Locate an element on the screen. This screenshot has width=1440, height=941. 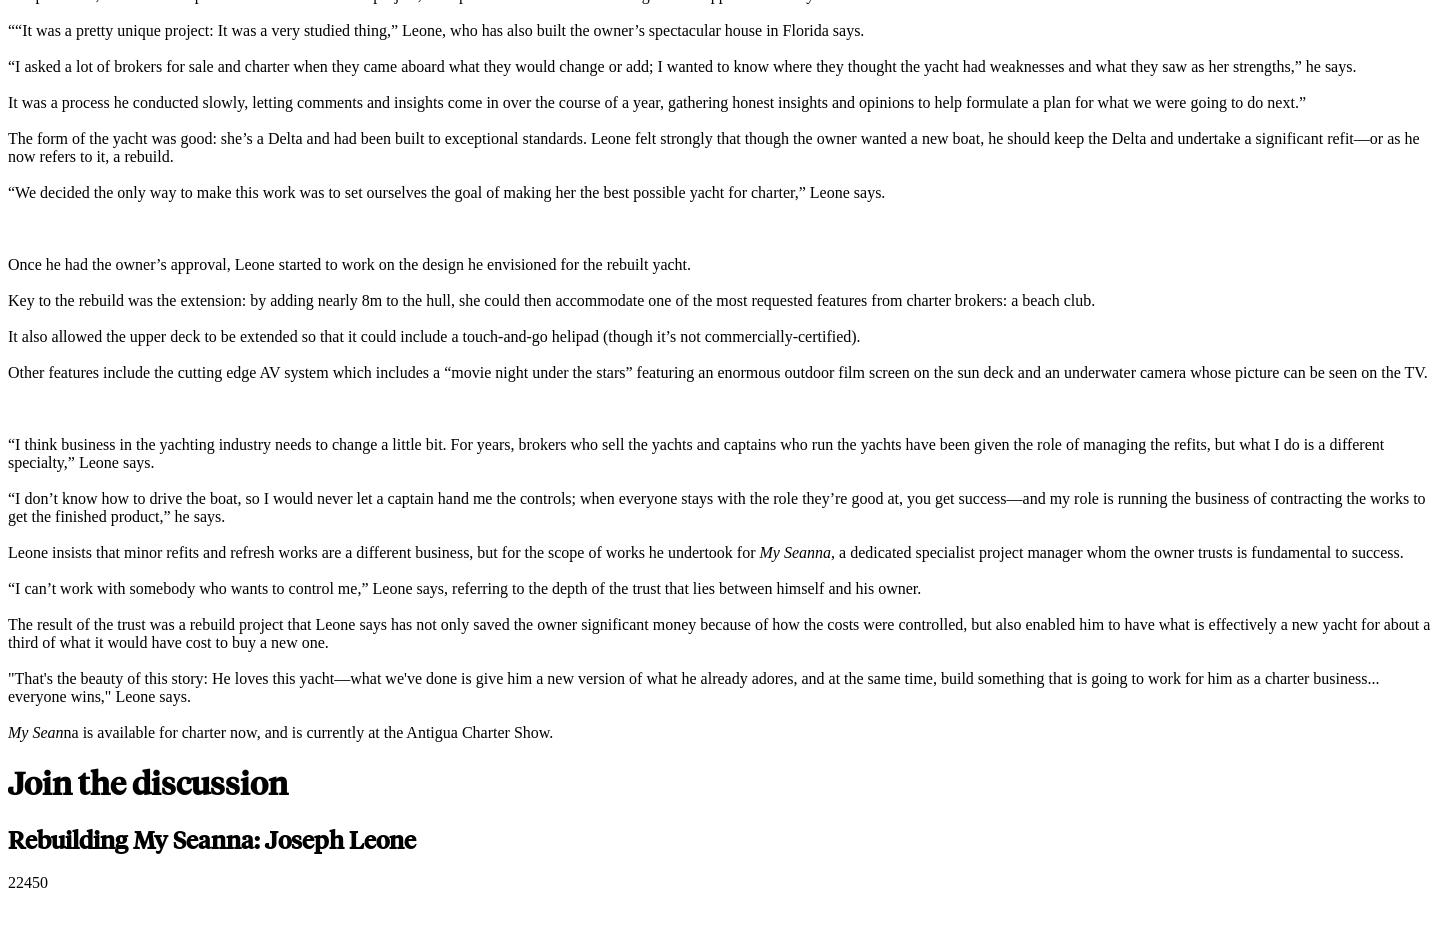
'The form of the yacht was good: she’s a Delta and had been built to exceptional standards. Leone felt strongly that though the owner wanted a new boat, he should keep the Delta and undertake a significant refit—or as he now refers to it, a rebuild.' is located at coordinates (713, 145).